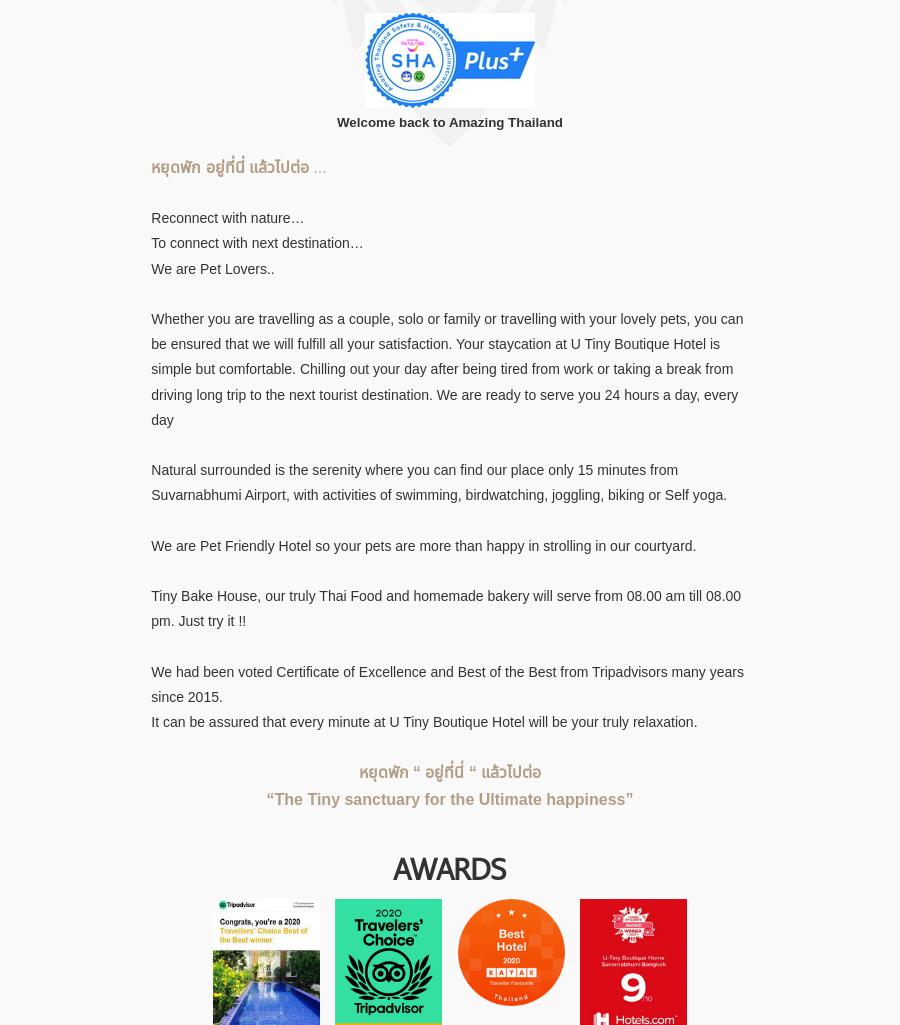 The height and width of the screenshot is (1025, 900). Describe the element at coordinates (256, 242) in the screenshot. I see `'To connect with next destination…'` at that location.